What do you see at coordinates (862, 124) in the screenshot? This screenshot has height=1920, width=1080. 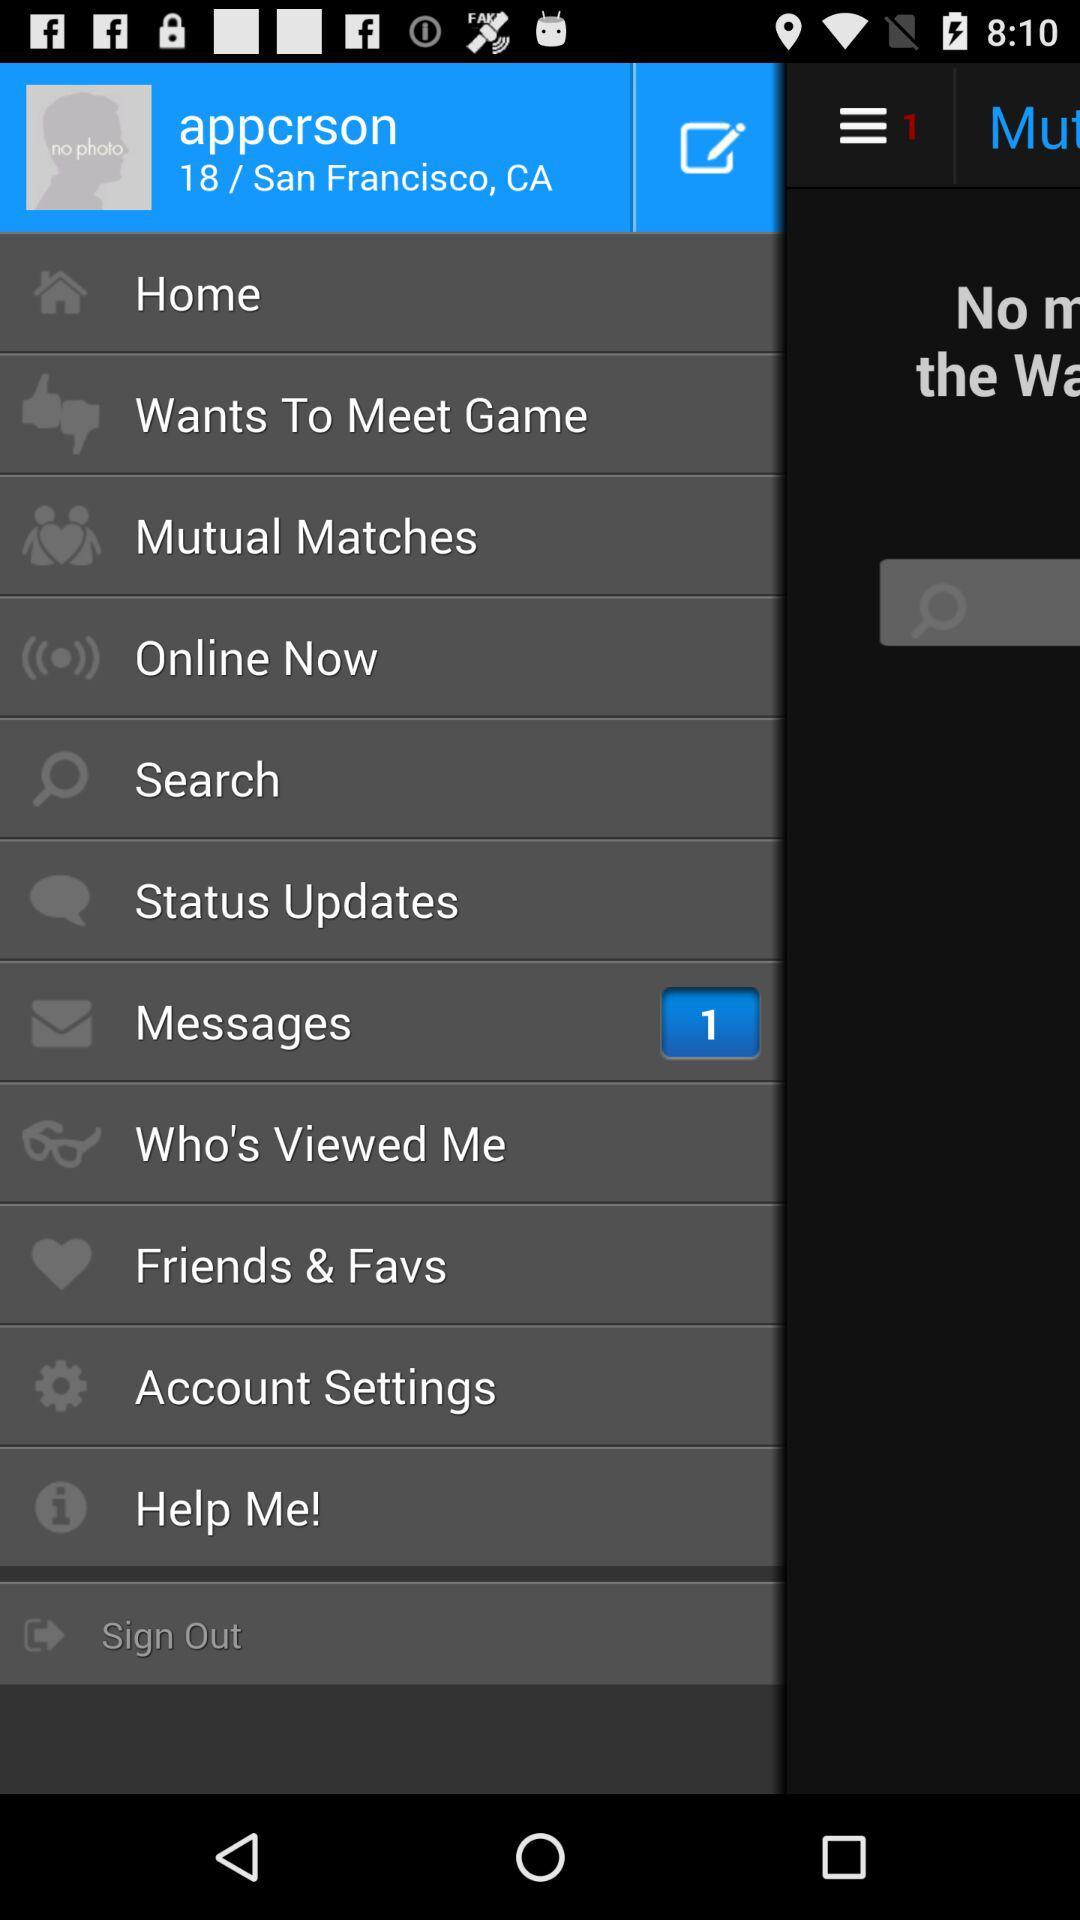 I see `the menu bar icon` at bounding box center [862, 124].